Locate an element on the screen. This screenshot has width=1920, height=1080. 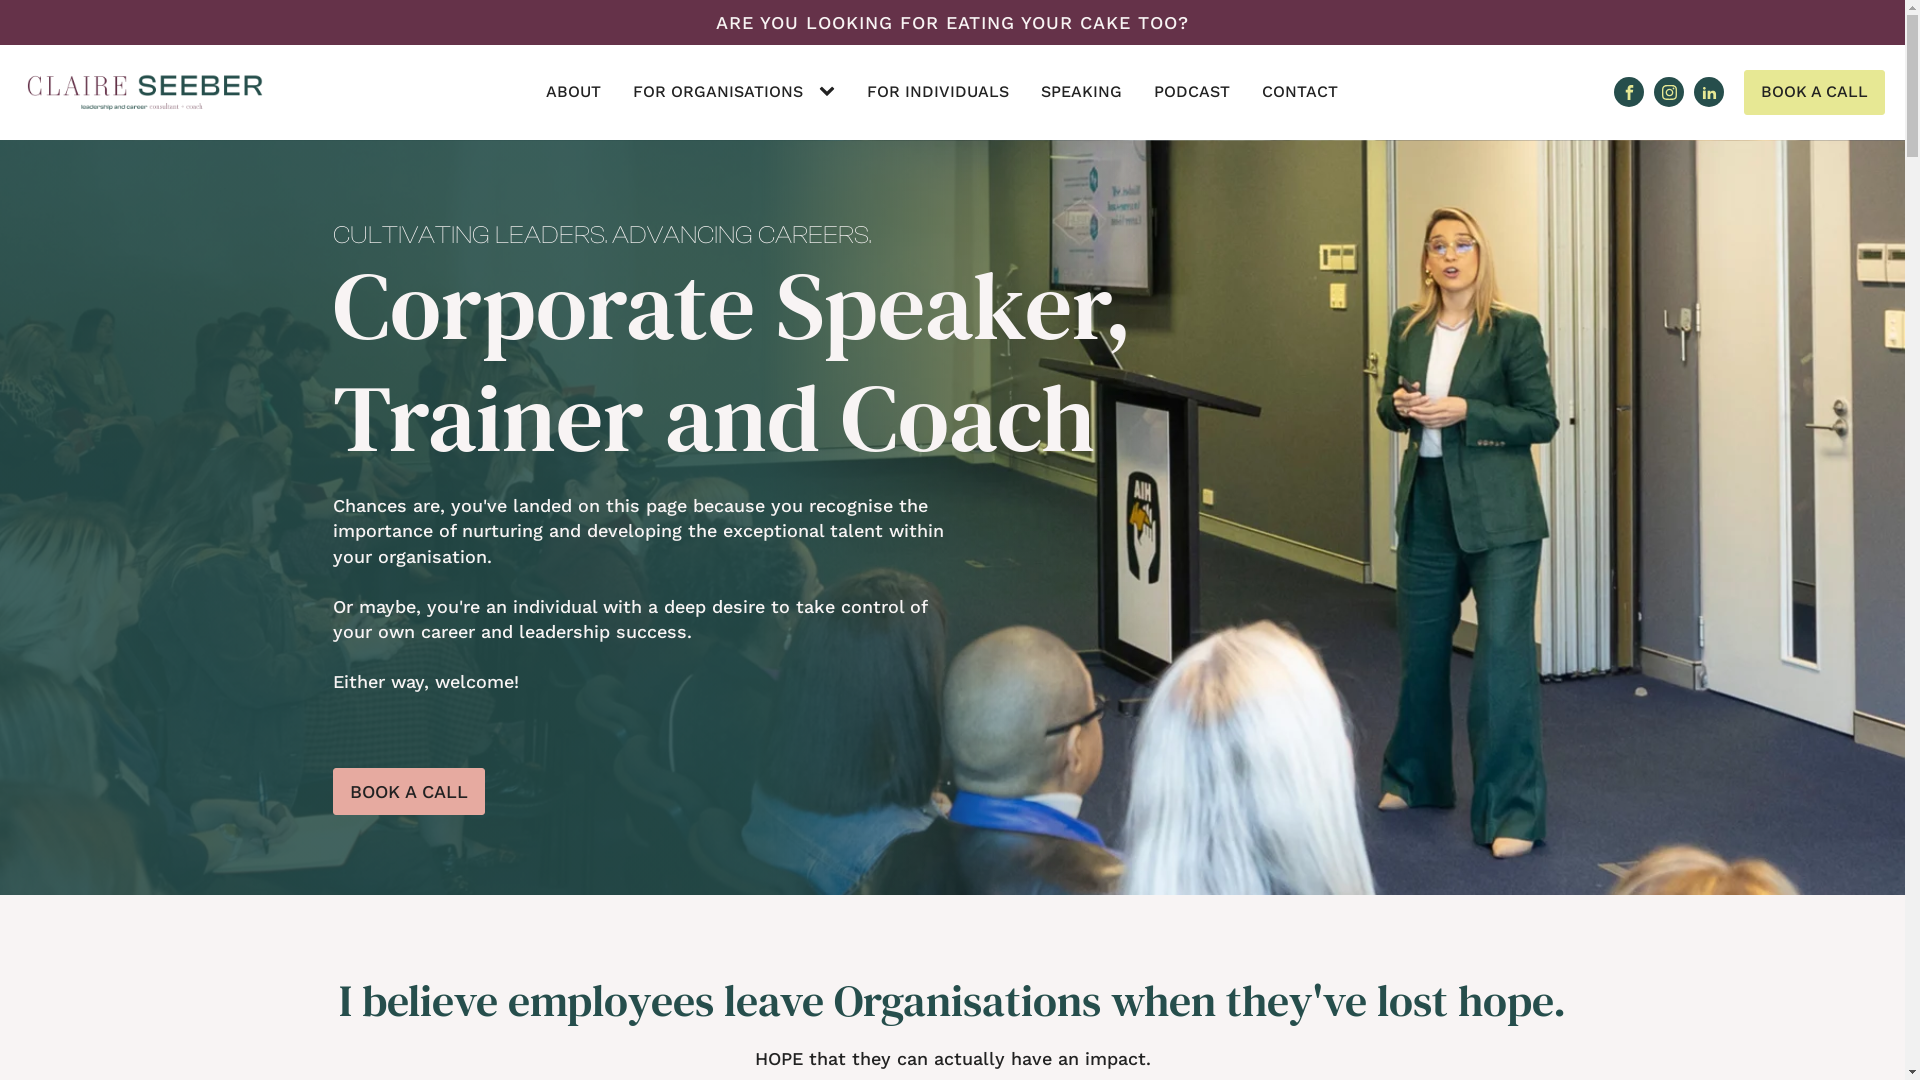
'CONTACT' is located at coordinates (1300, 92).